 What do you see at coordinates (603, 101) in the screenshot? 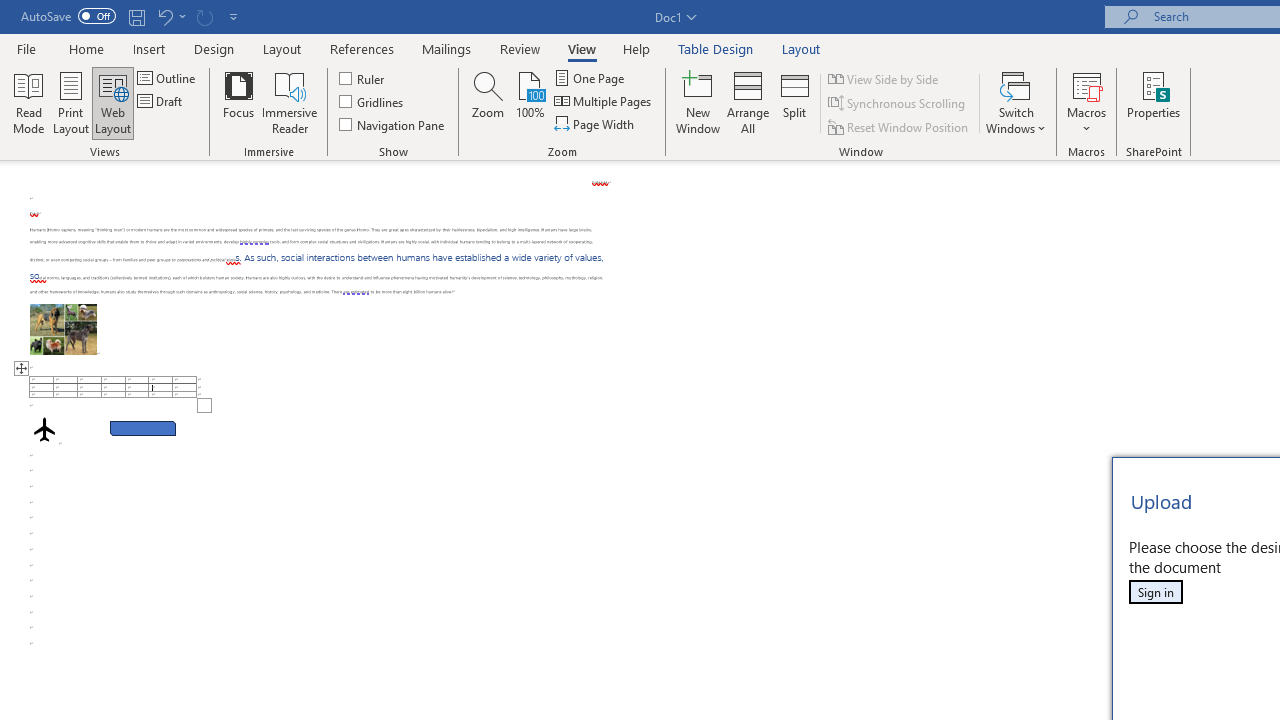
I see `'Multiple Pages'` at bounding box center [603, 101].